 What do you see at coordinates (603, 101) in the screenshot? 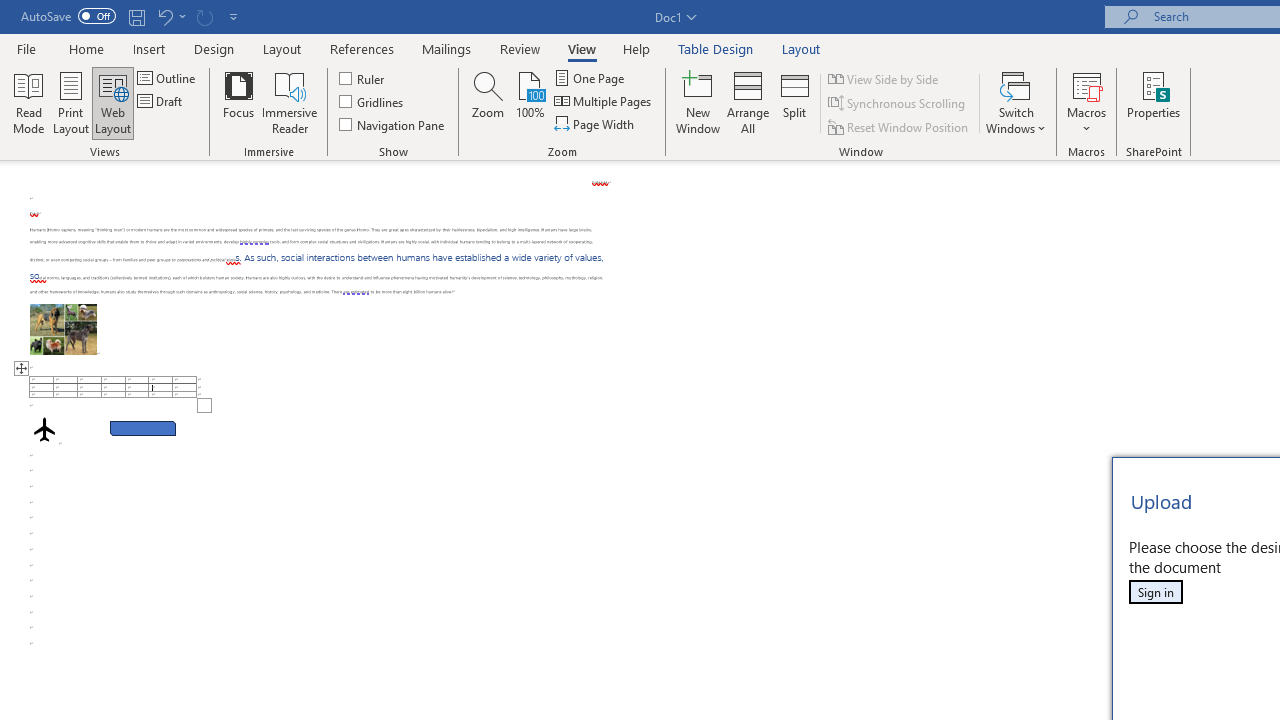
I see `'Multiple Pages'` at bounding box center [603, 101].